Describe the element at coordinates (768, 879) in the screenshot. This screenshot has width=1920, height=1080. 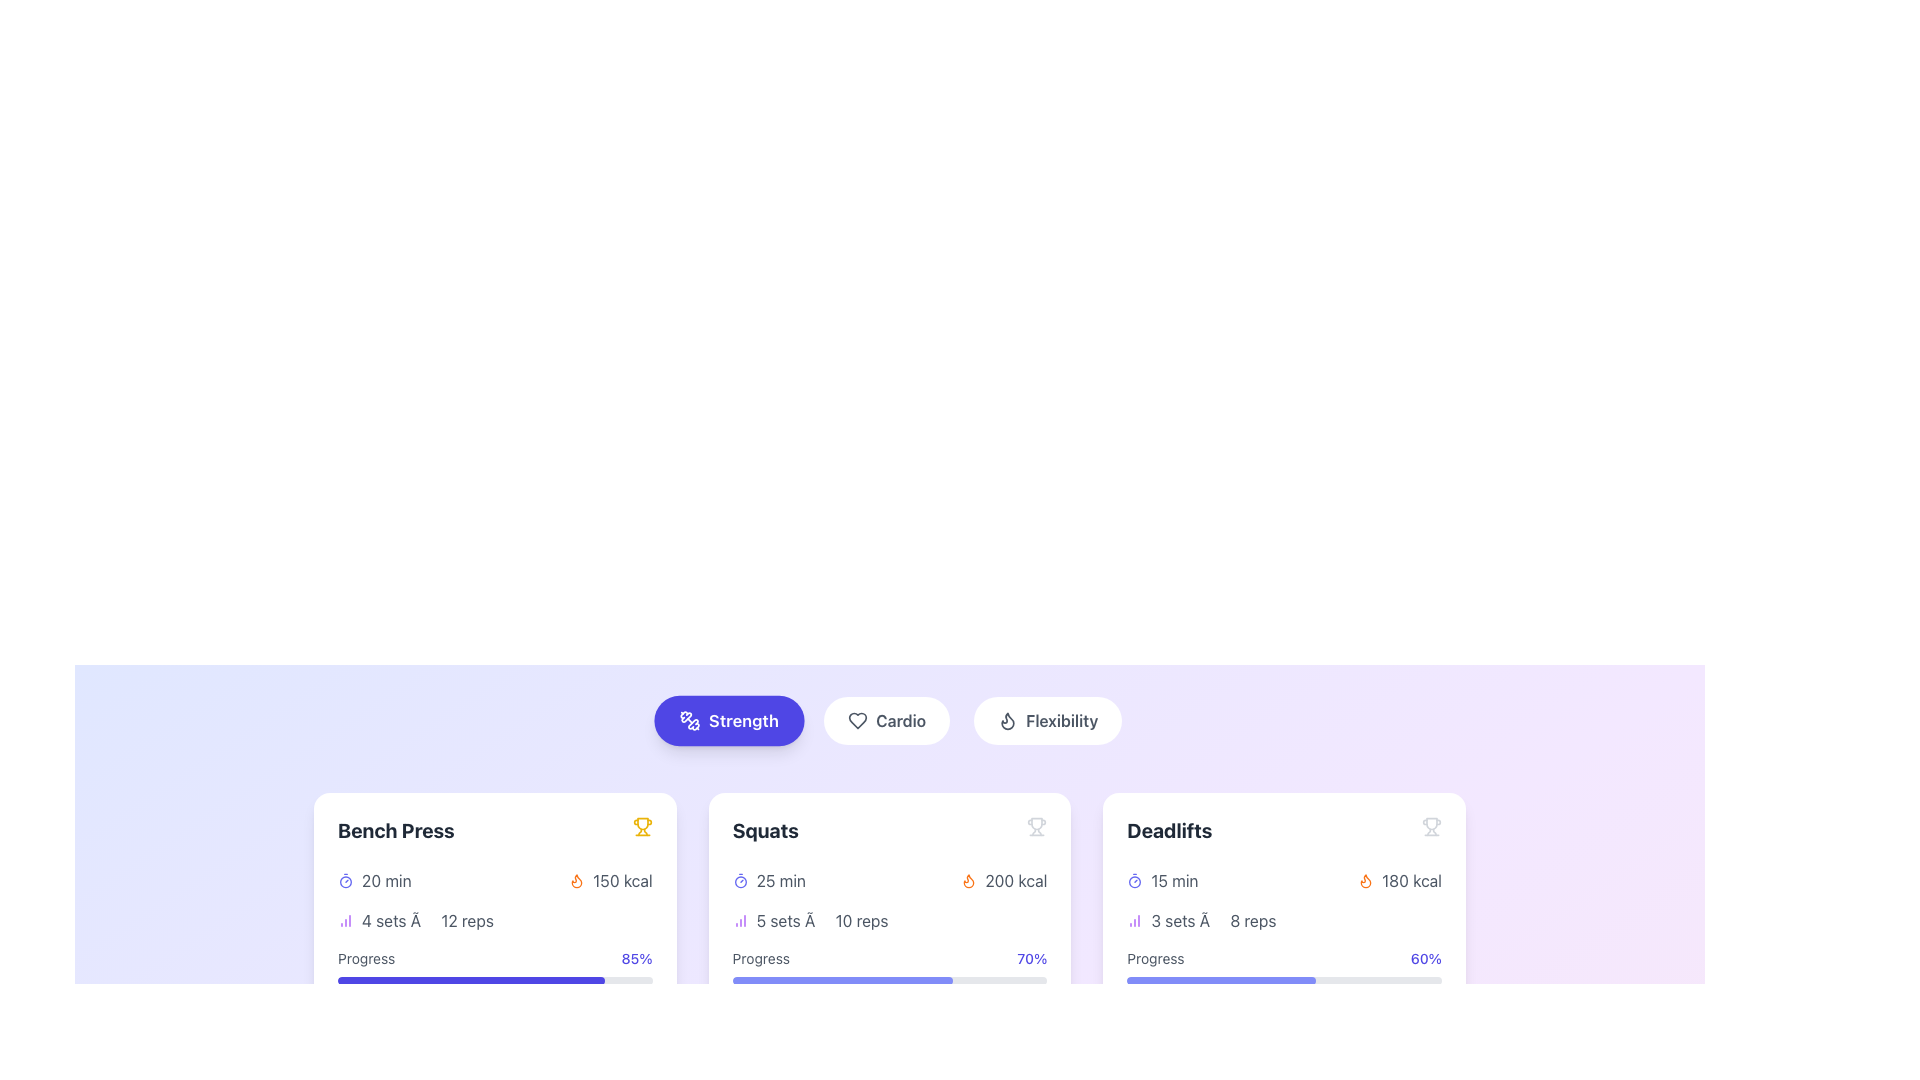
I see `the informational text label indicating the duration associated with the 'Squats' activity, located below the title 'Squats' in the card layout` at that location.